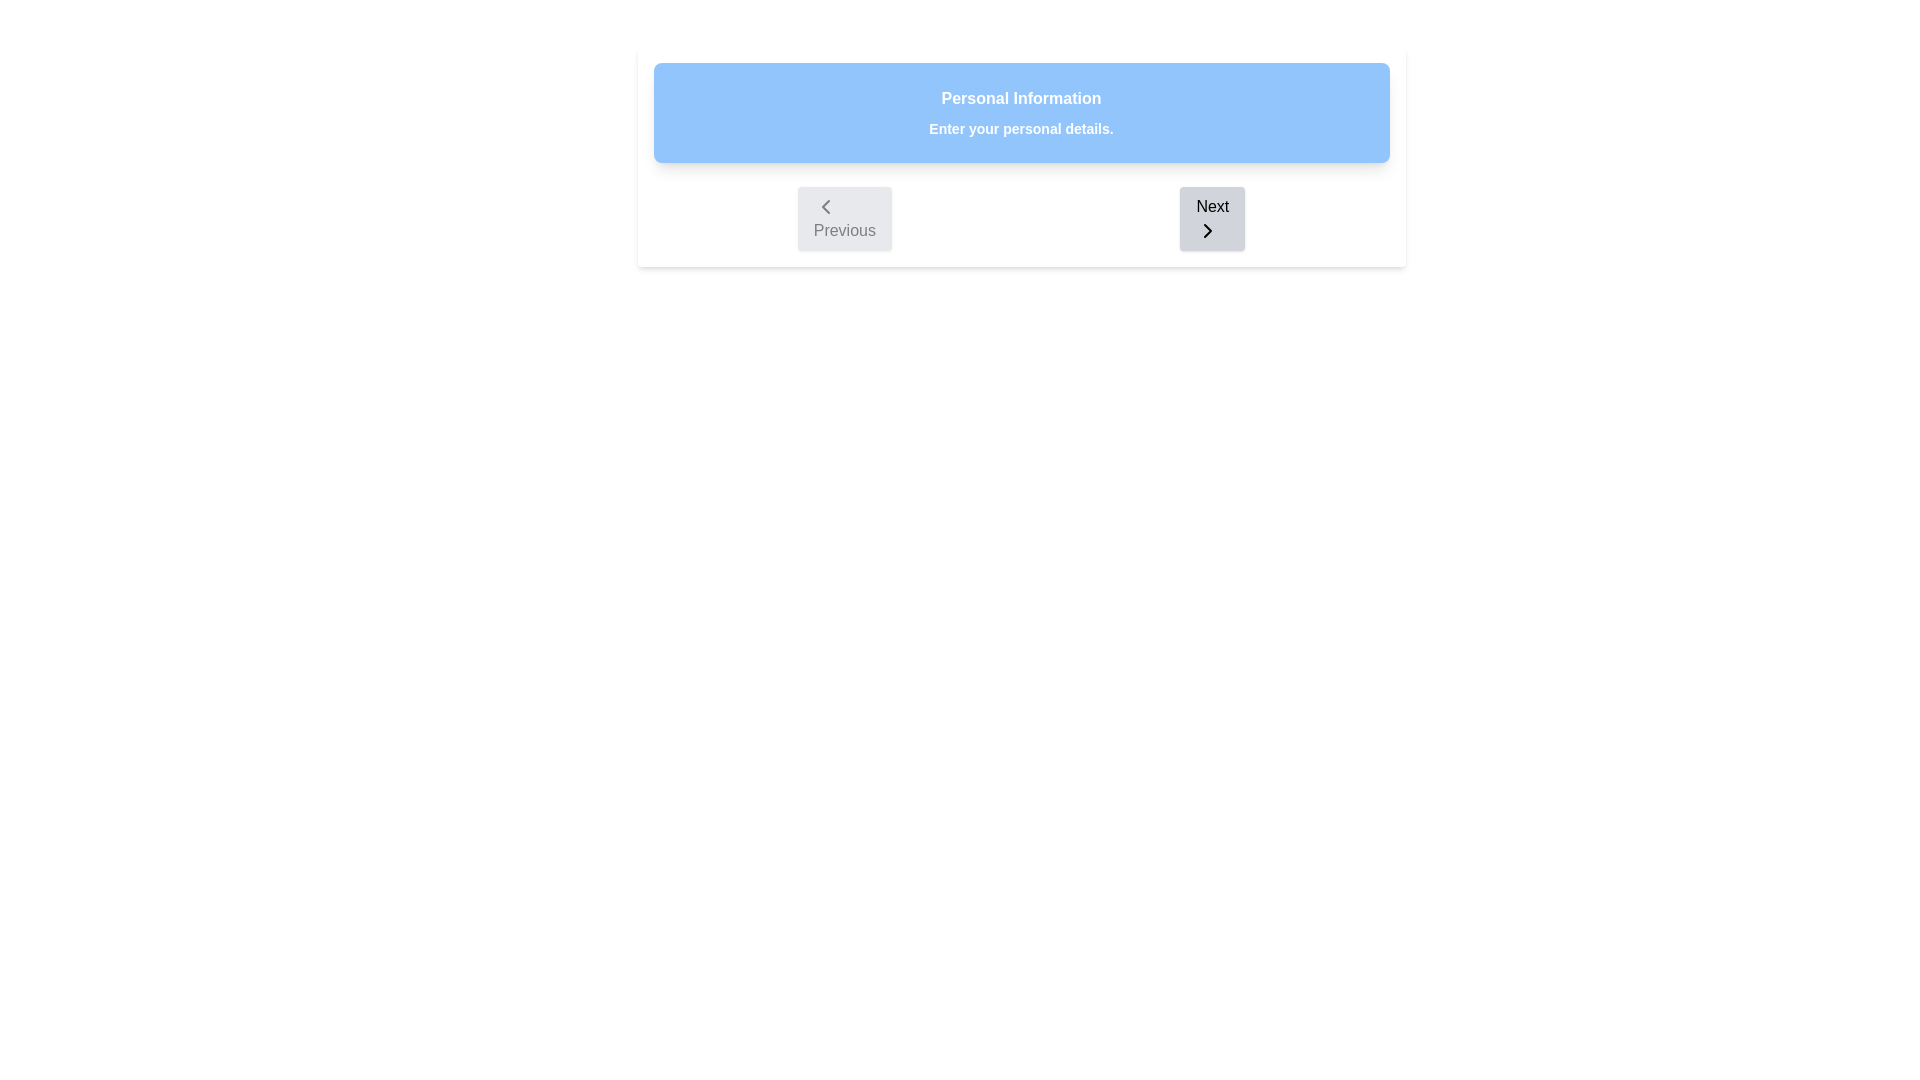  What do you see at coordinates (825, 207) in the screenshot?
I see `the backward navigation icon located in the lower-left corner of the content card, which serves as a visual cue for navigating to the previous step` at bounding box center [825, 207].